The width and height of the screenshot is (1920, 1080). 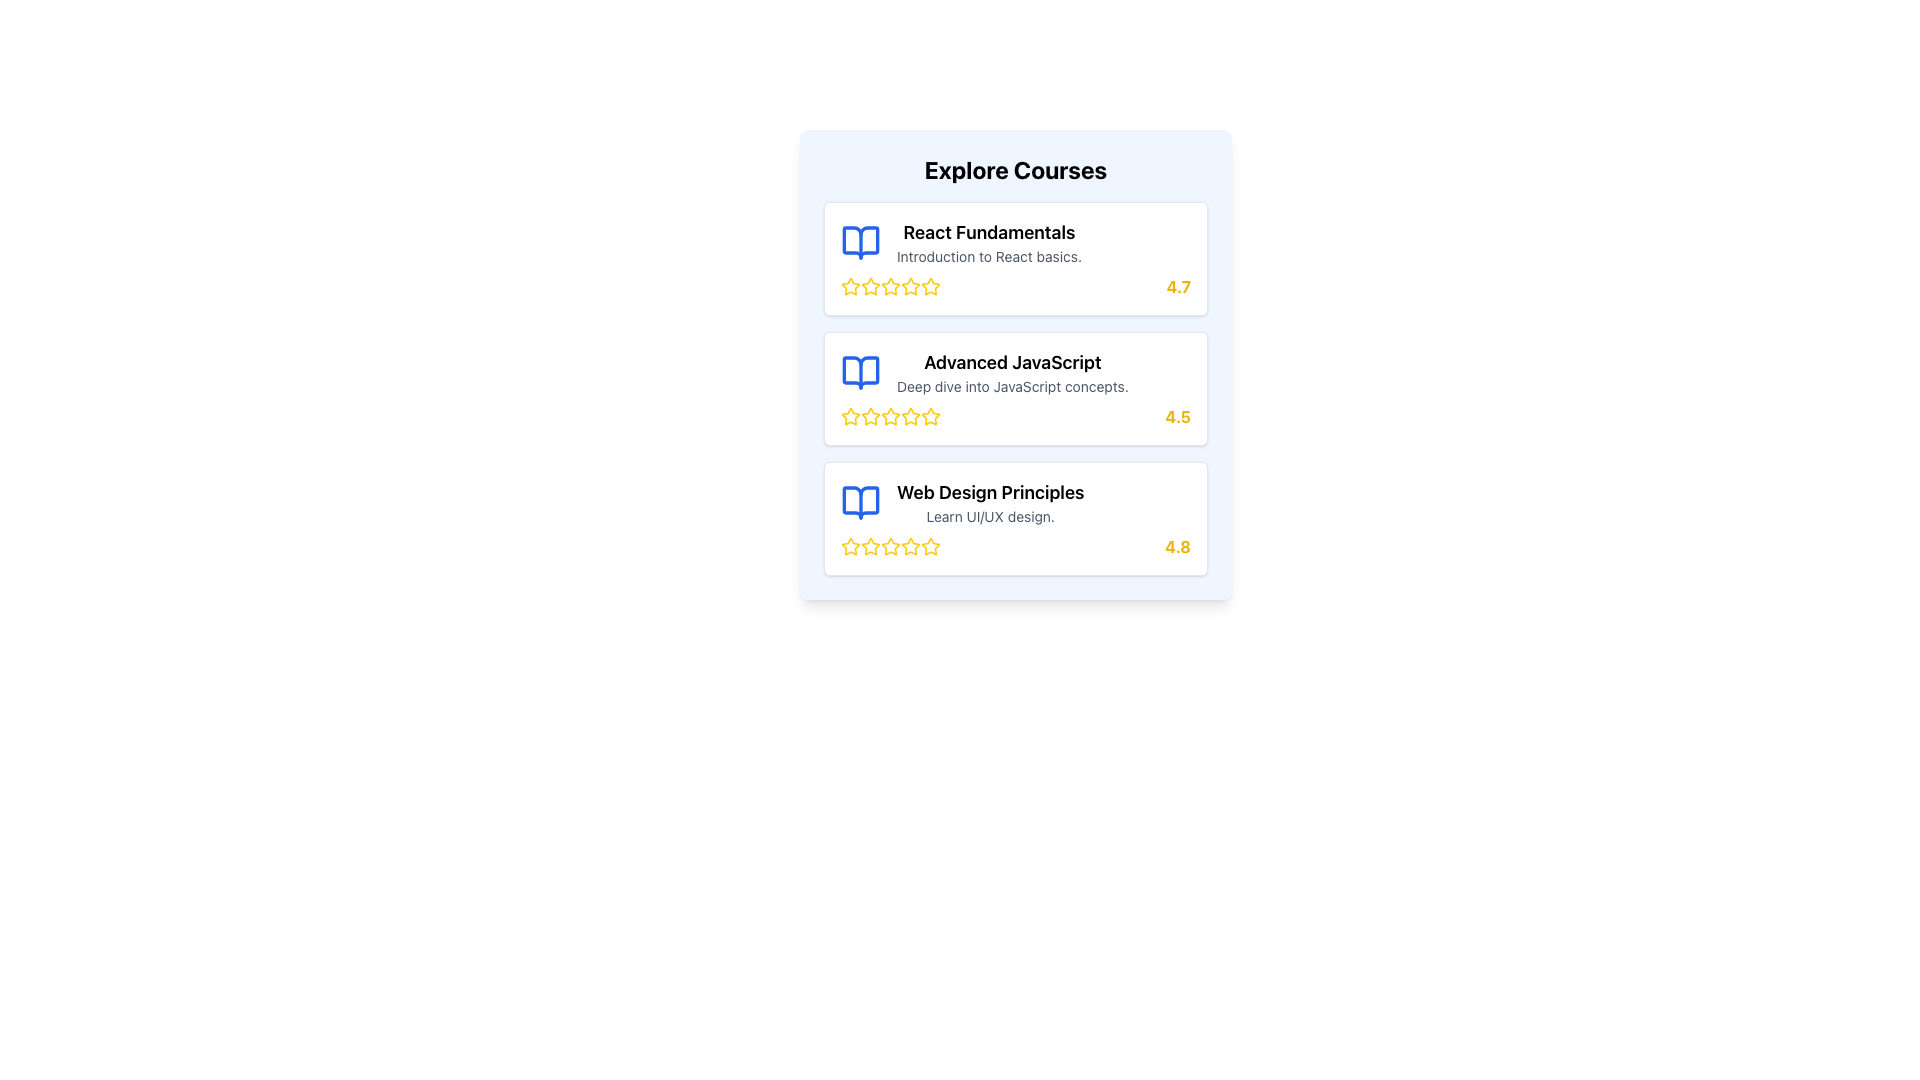 I want to click on text from the course title label located at the center of the first card in the 'Explore Courses' section, so click(x=989, y=231).